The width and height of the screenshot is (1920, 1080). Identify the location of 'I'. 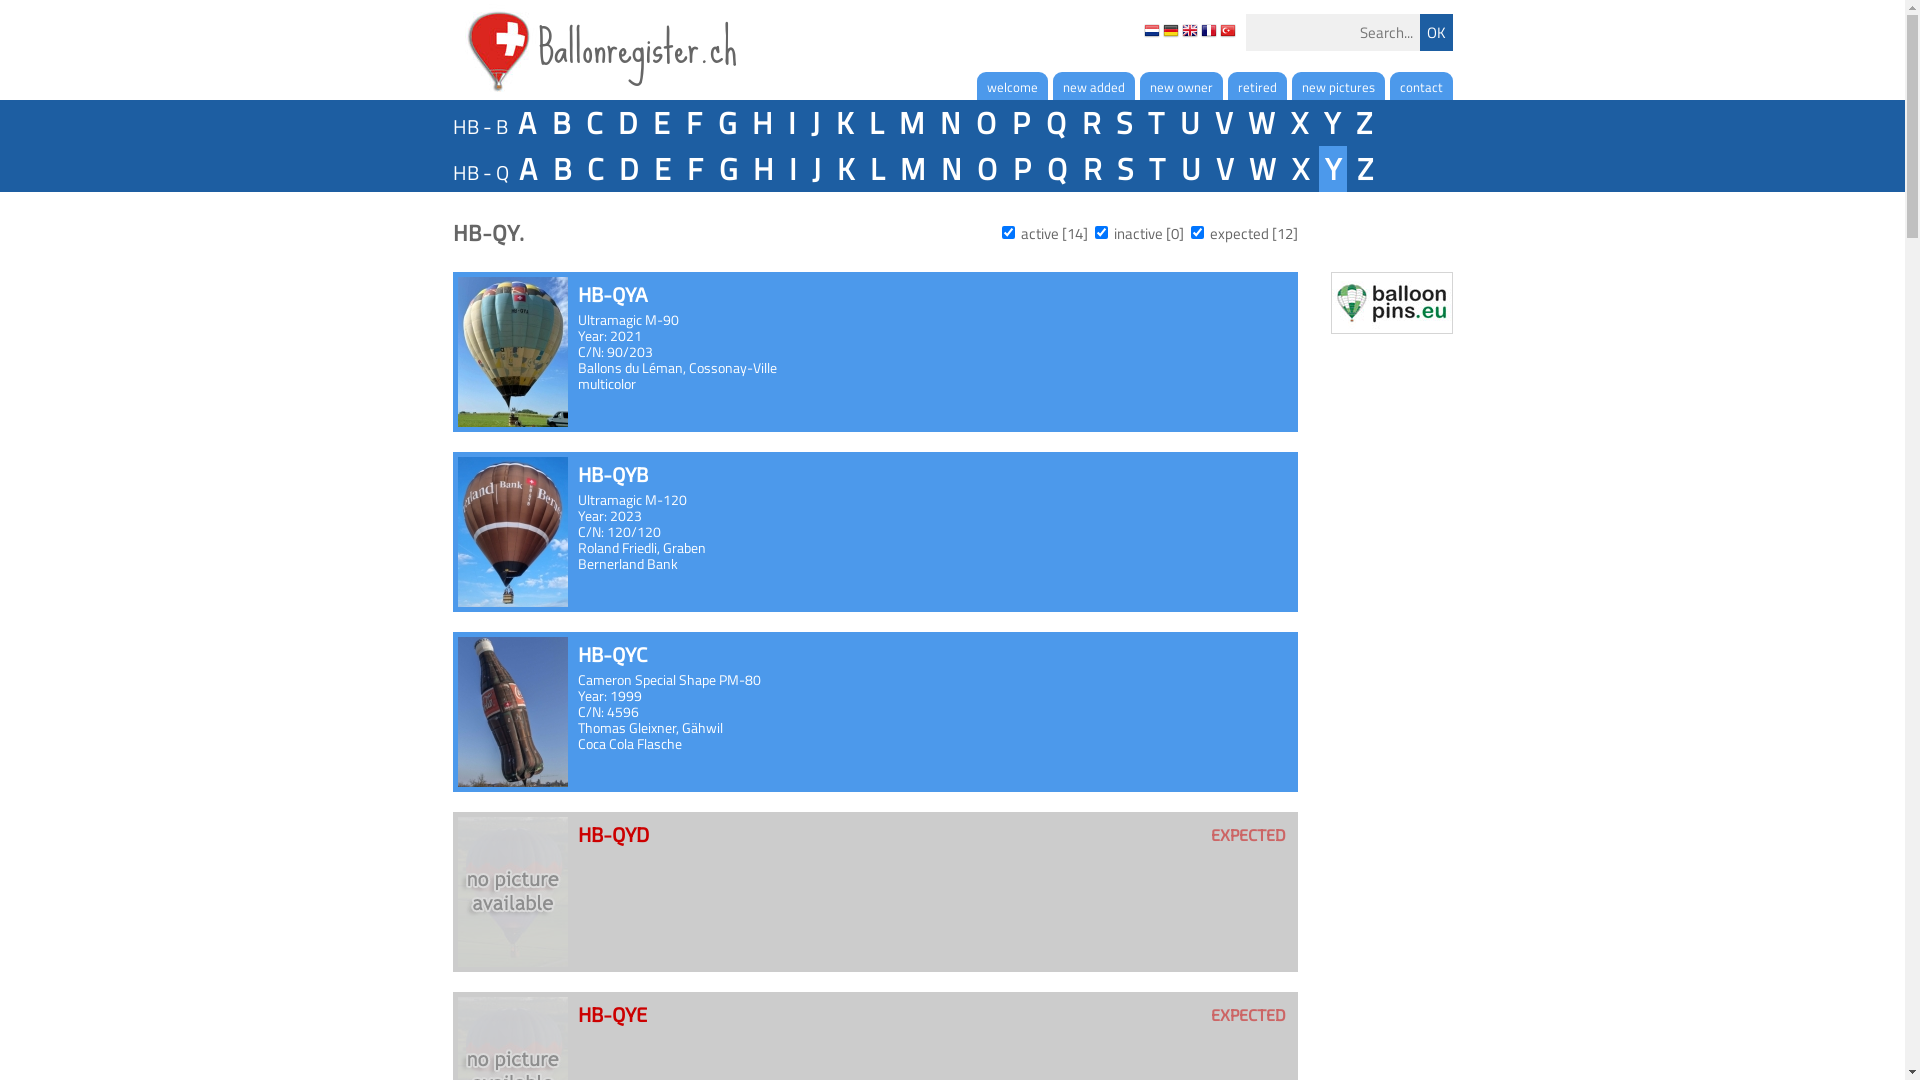
(790, 123).